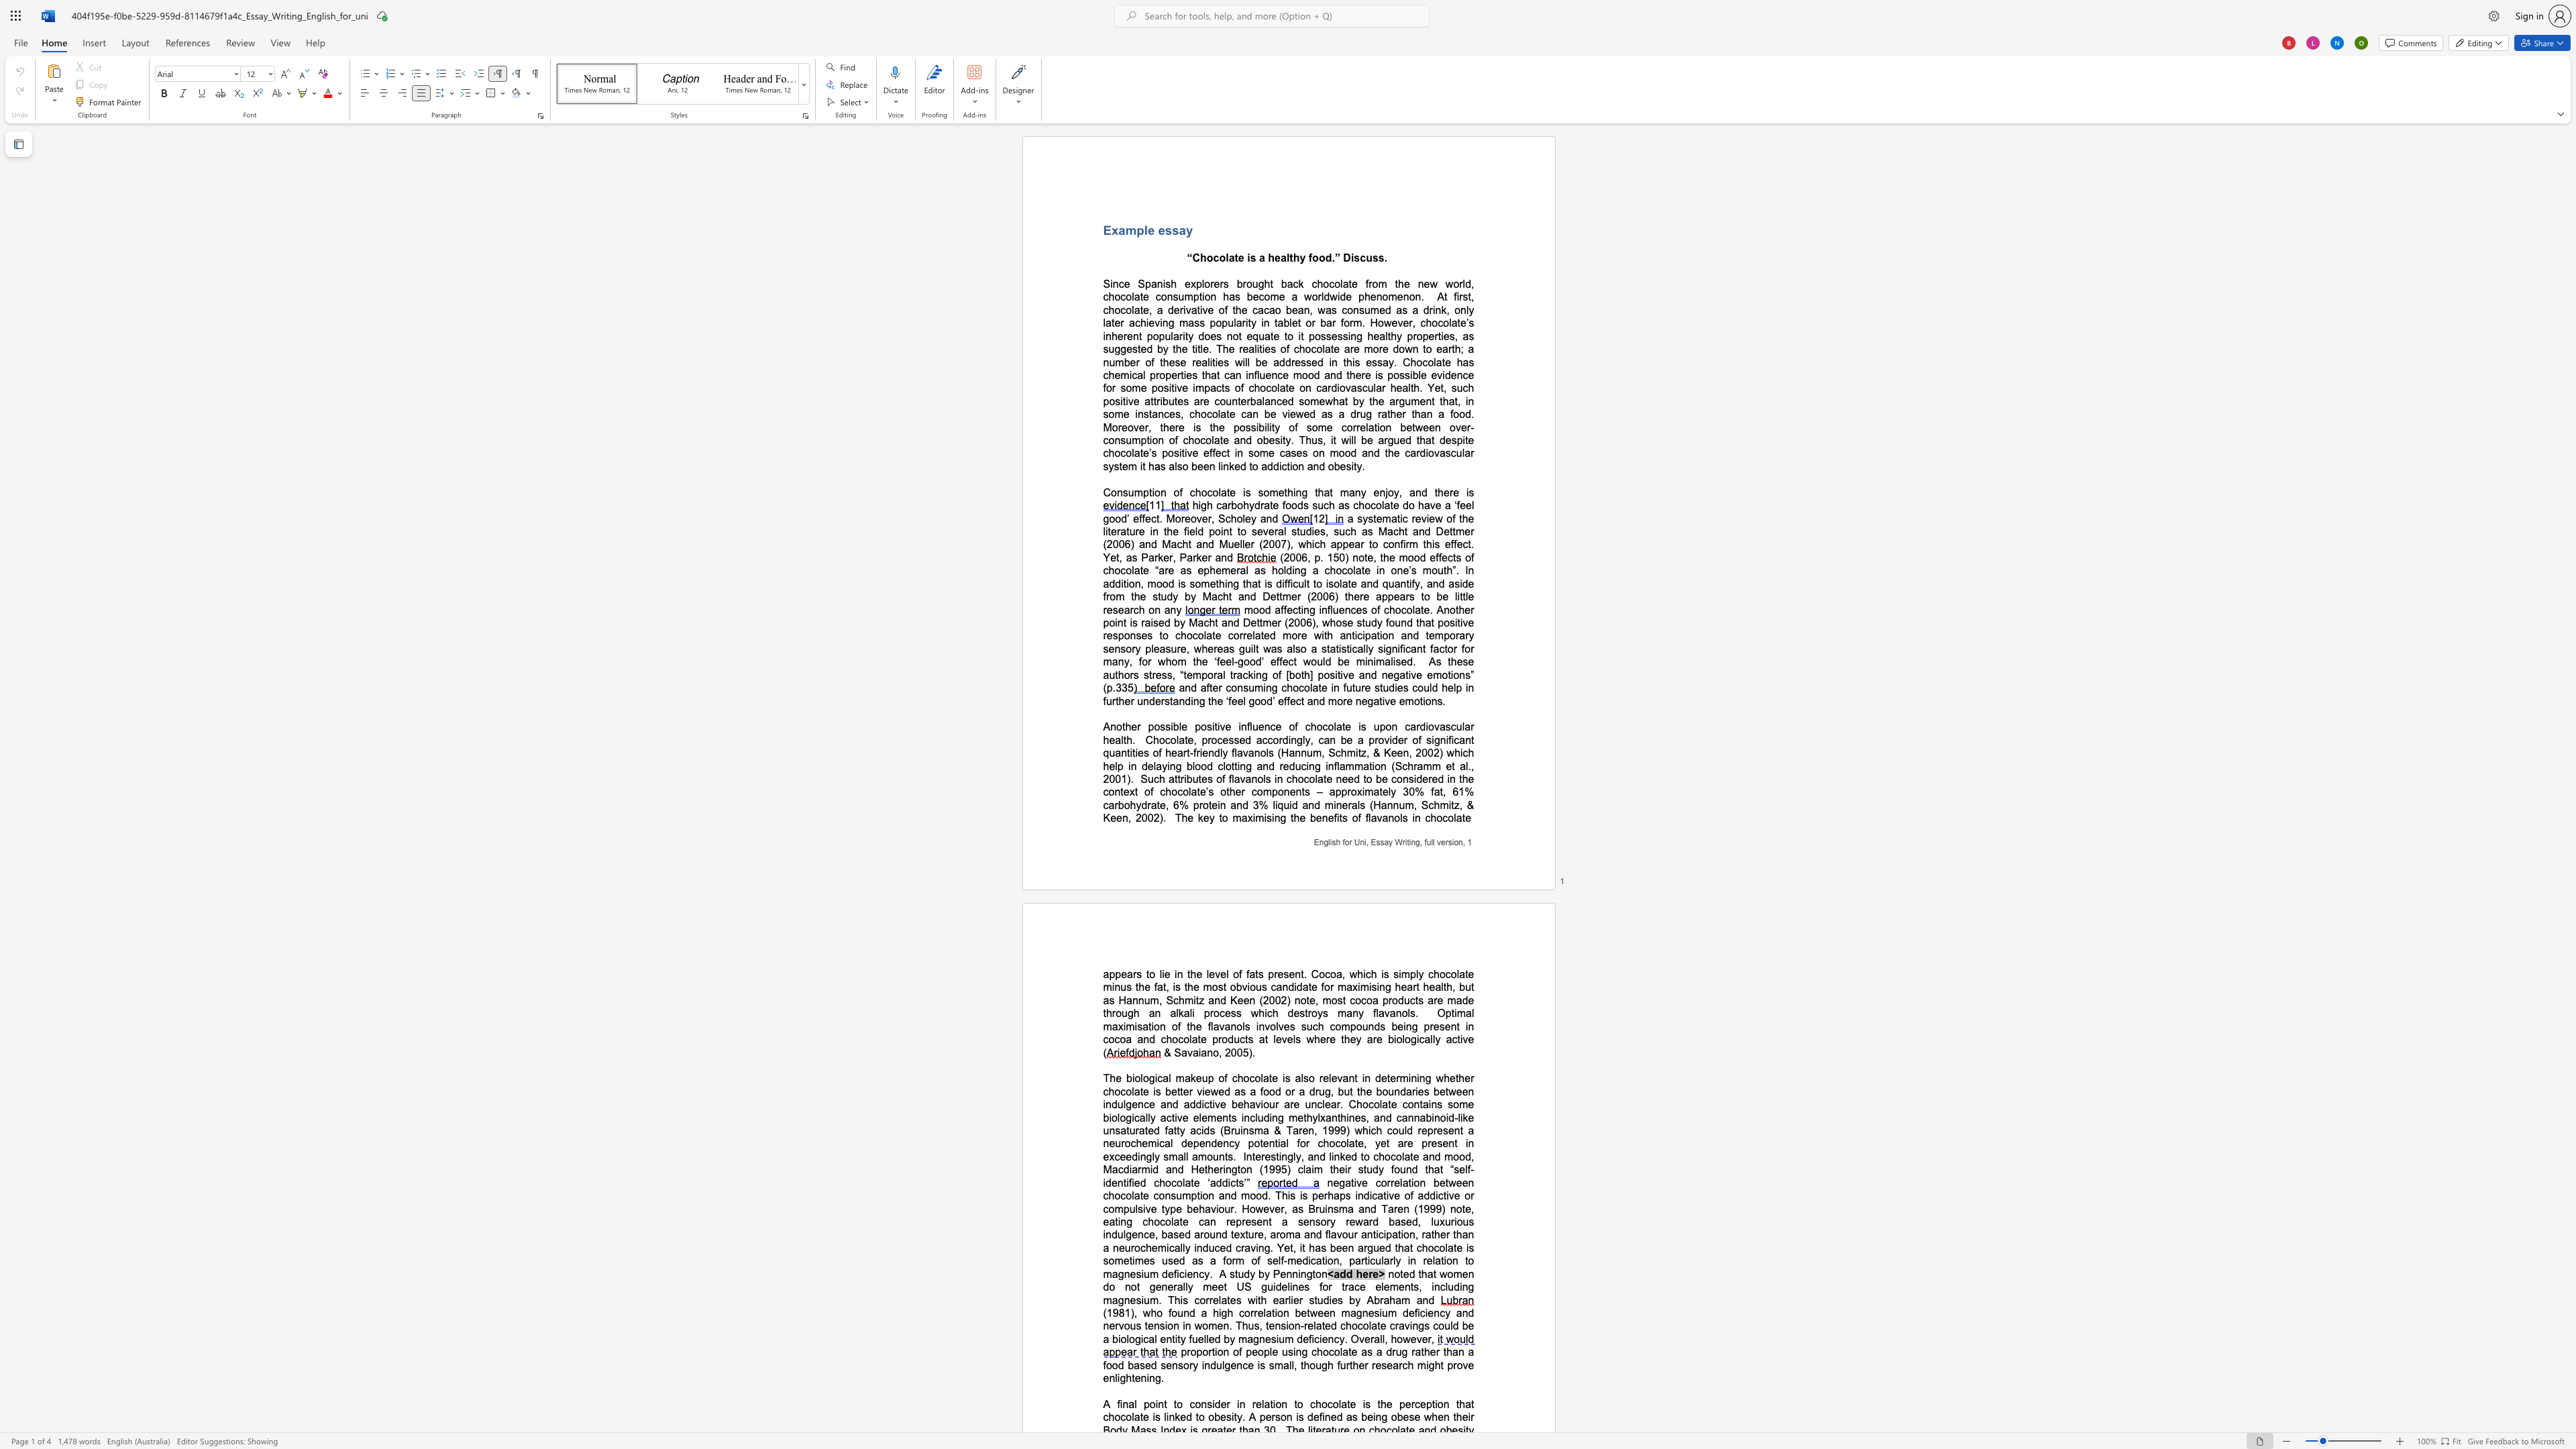  What do you see at coordinates (1212, 440) in the screenshot?
I see `the 4th character "l" in the text` at bounding box center [1212, 440].